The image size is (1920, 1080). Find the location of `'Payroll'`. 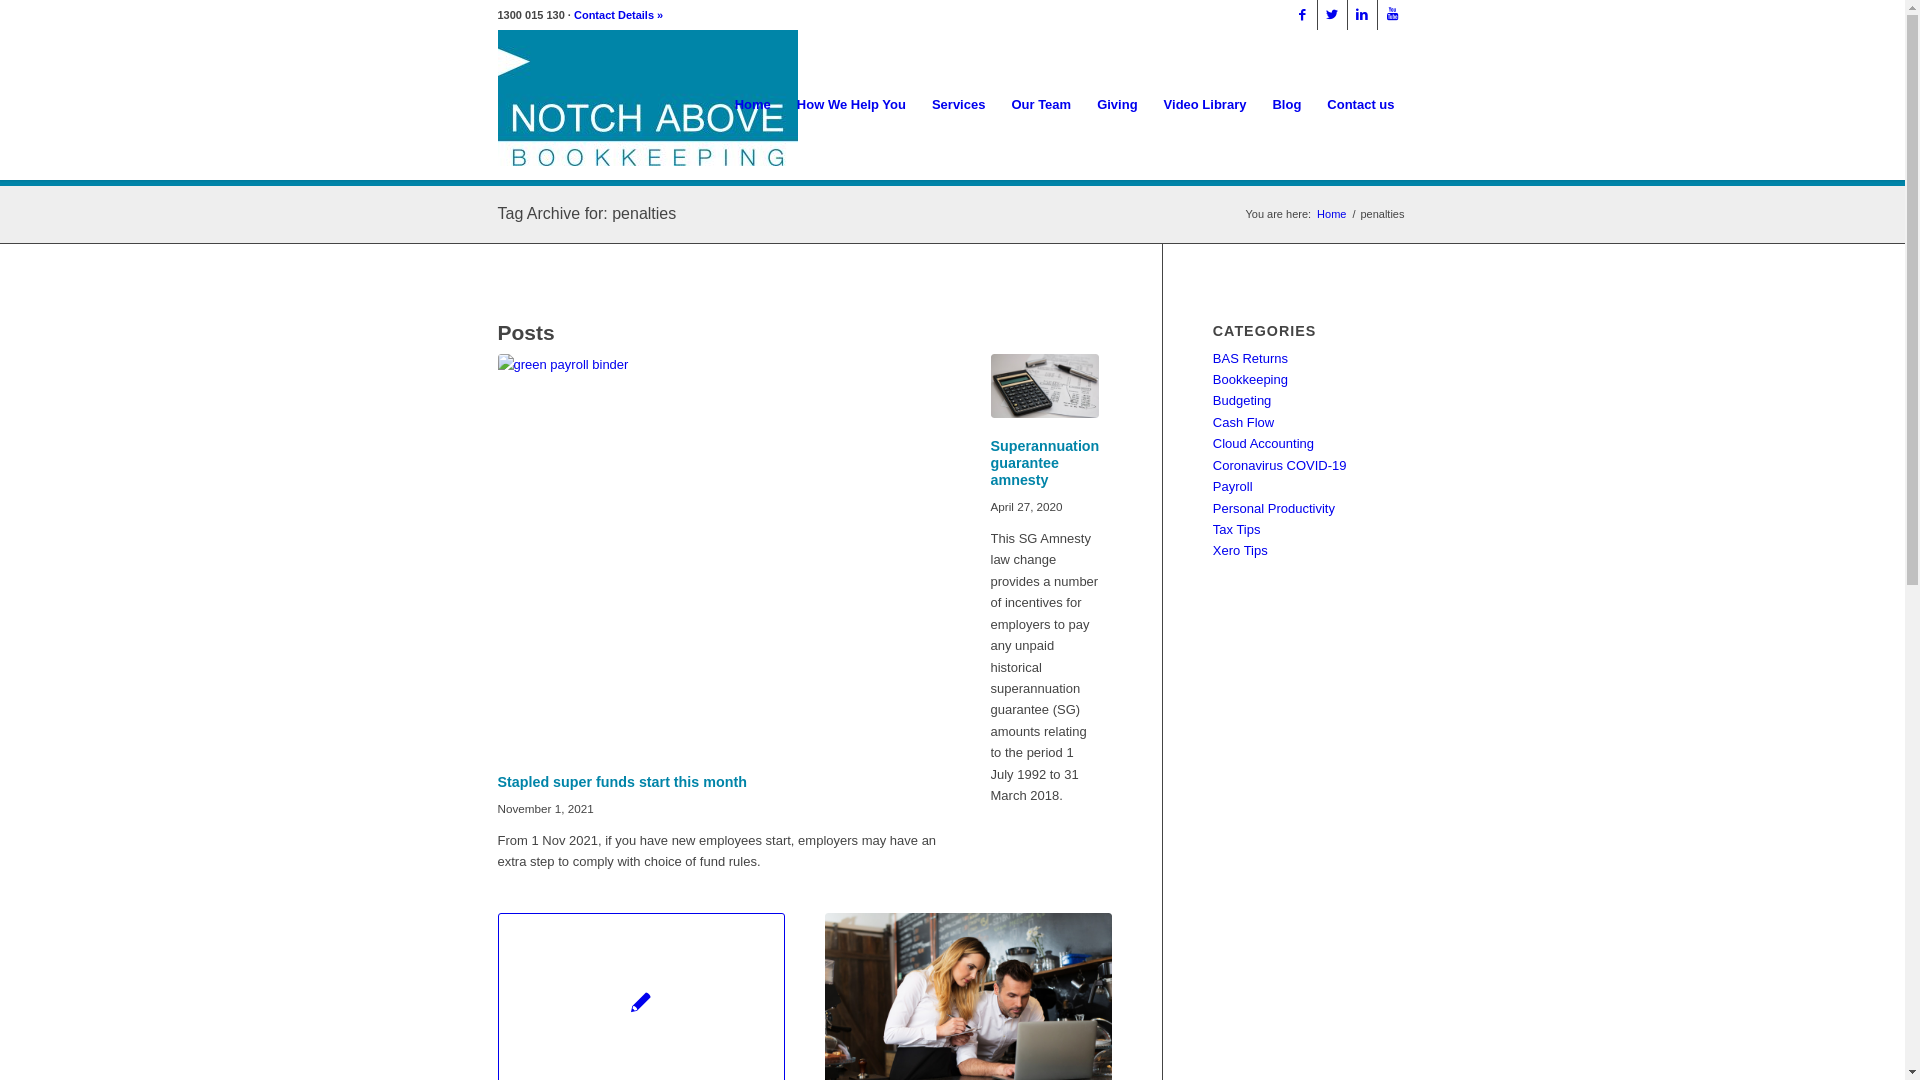

'Payroll' is located at coordinates (1232, 486).